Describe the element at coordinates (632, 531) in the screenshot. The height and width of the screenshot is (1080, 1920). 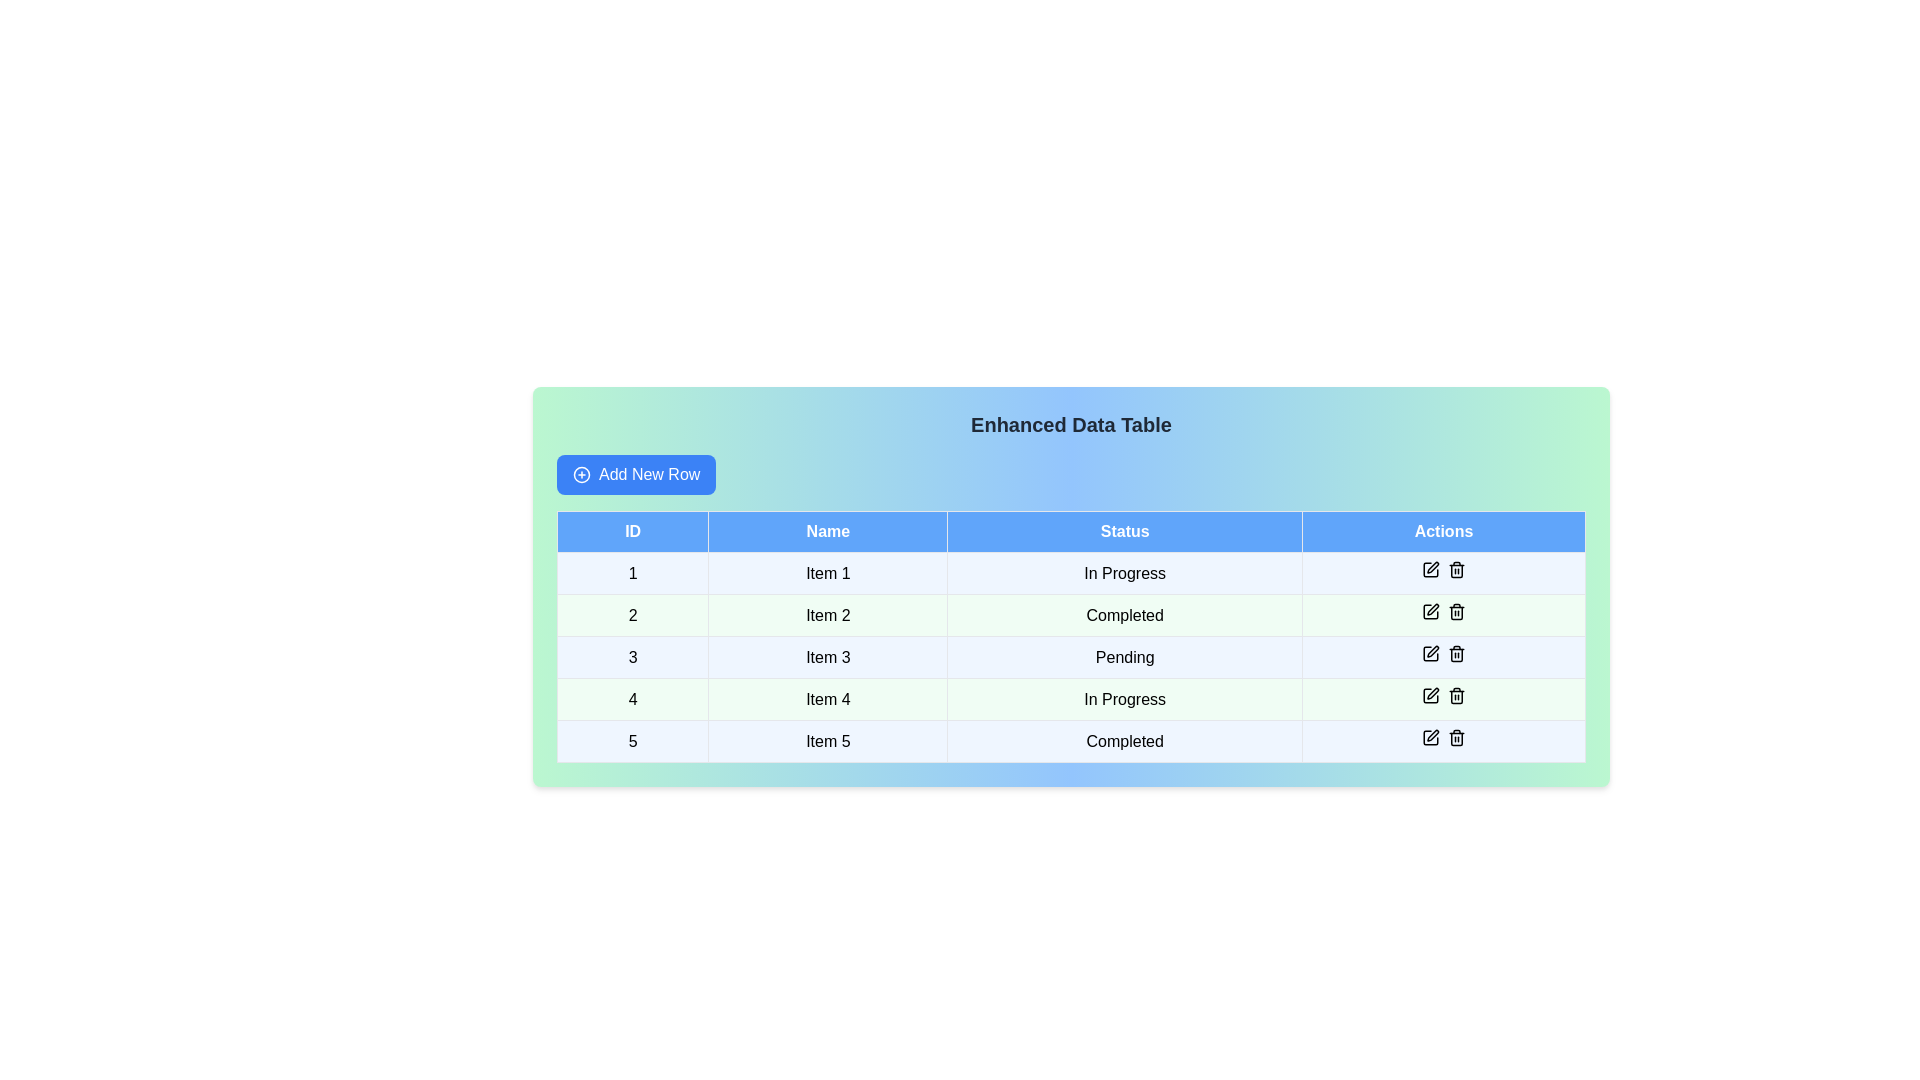
I see `the first column header of the table, which displays IDs of items, positioned beneath the 'Add New Row' button` at that location.